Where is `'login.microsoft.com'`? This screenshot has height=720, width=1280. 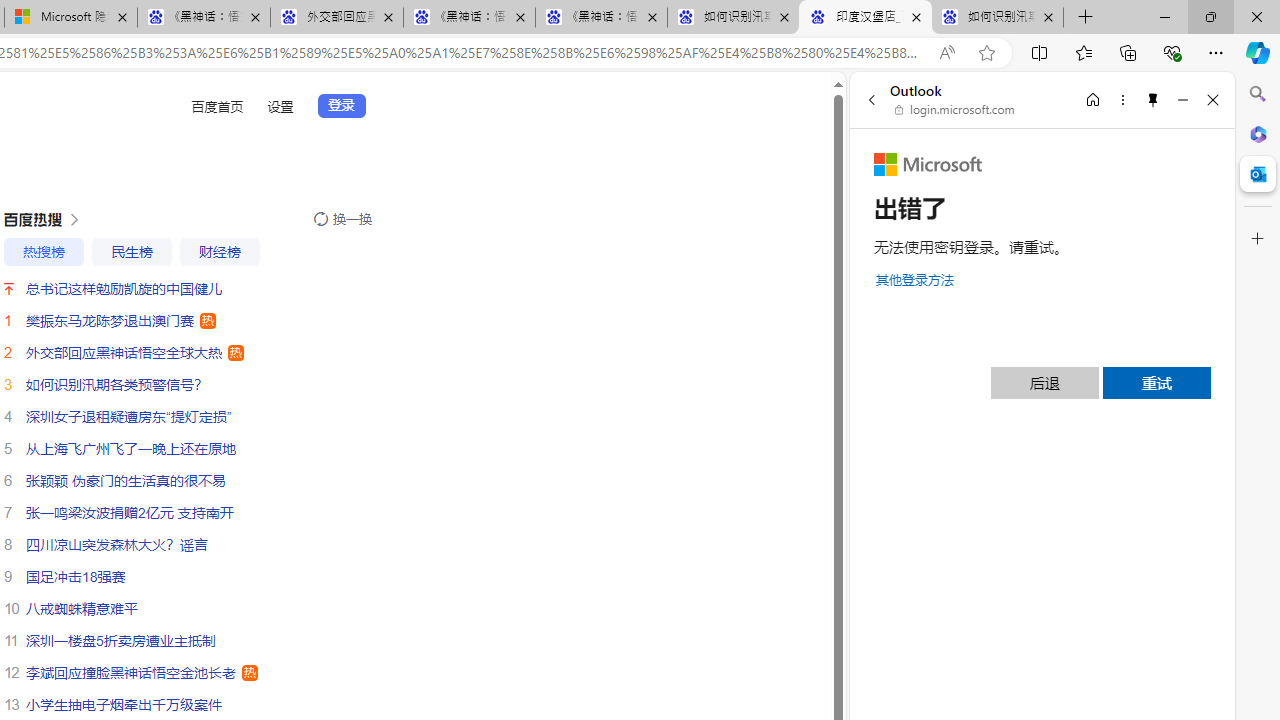 'login.microsoft.com' is located at coordinates (954, 110).